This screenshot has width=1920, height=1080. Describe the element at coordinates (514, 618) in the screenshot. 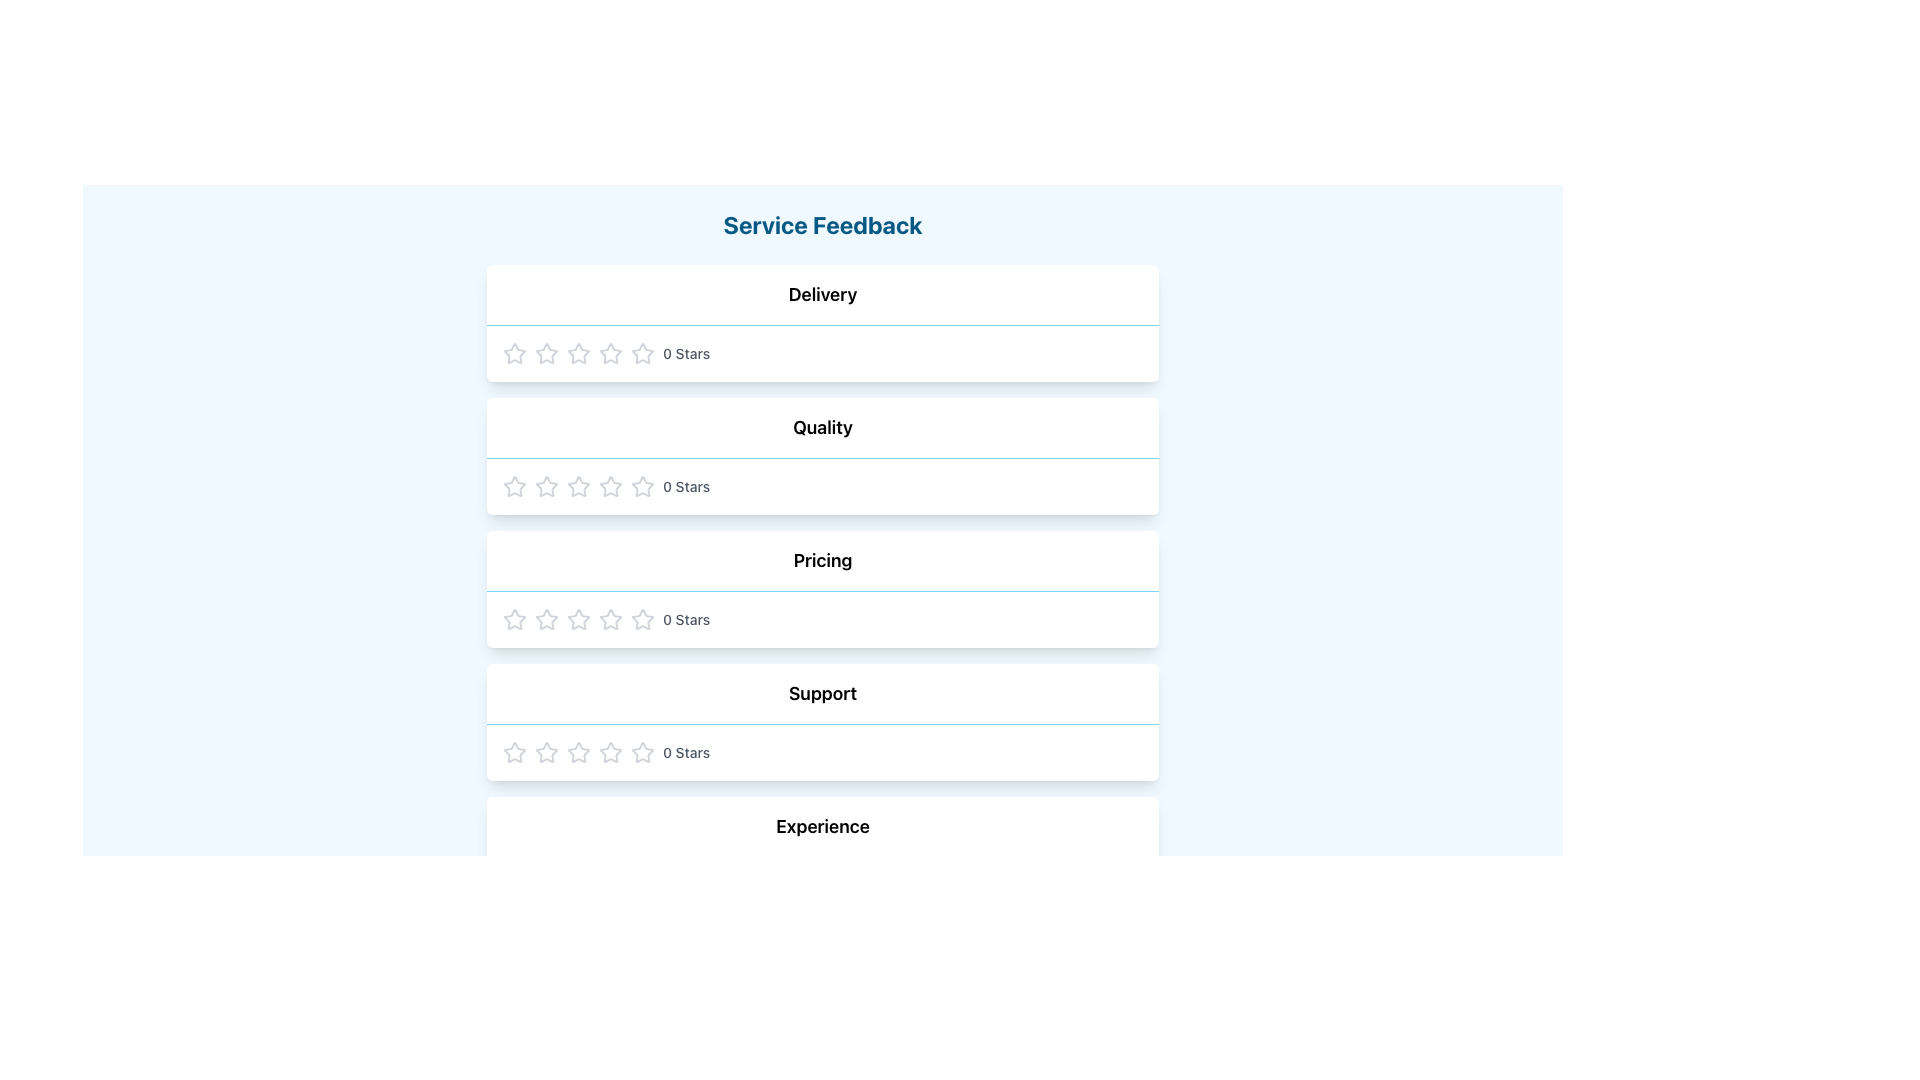

I see `the first star icon in the 'Support' category` at that location.